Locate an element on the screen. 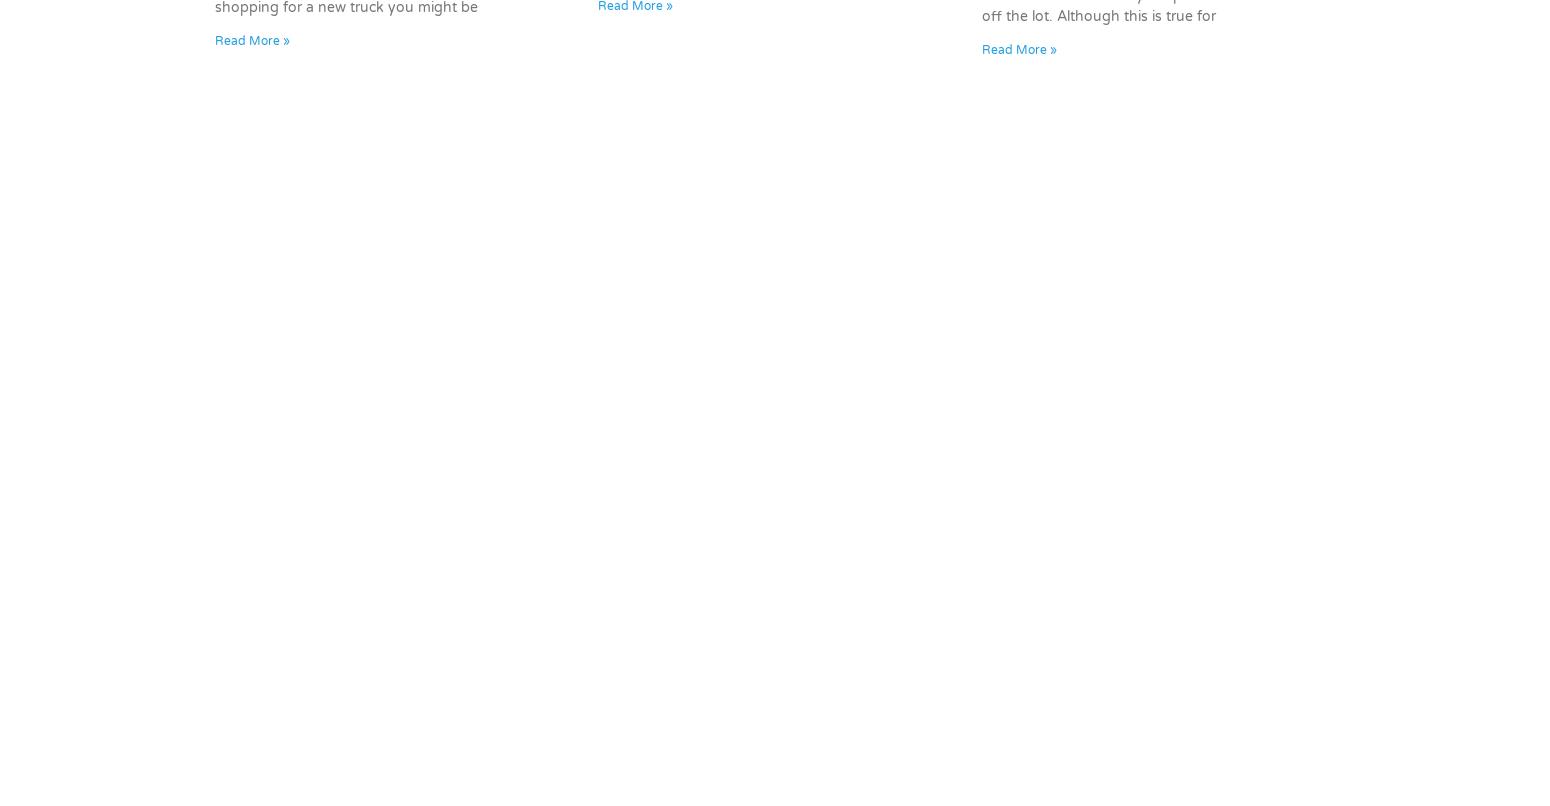 Image resolution: width=1550 pixels, height=806 pixels. 'About Us' is located at coordinates (1134, 585).